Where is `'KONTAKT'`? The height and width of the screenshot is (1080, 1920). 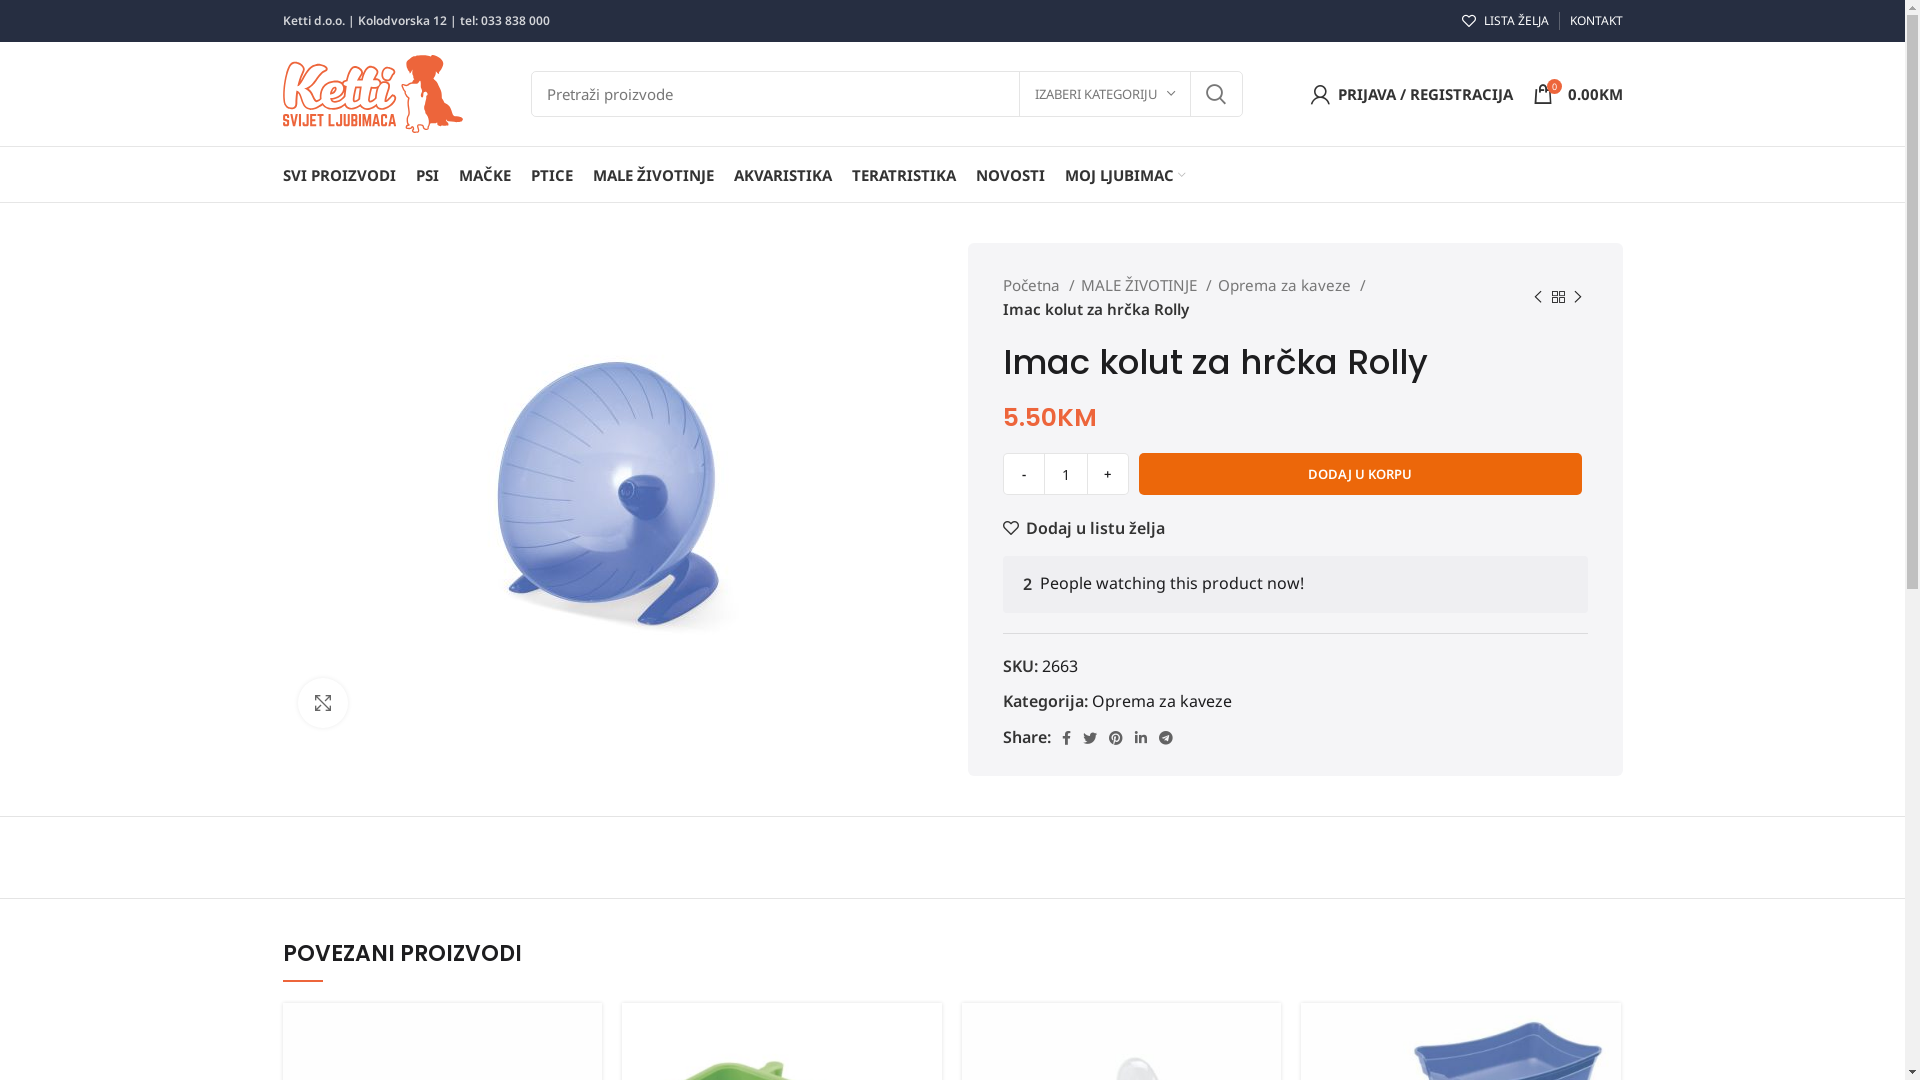 'KONTAKT' is located at coordinates (1594, 20).